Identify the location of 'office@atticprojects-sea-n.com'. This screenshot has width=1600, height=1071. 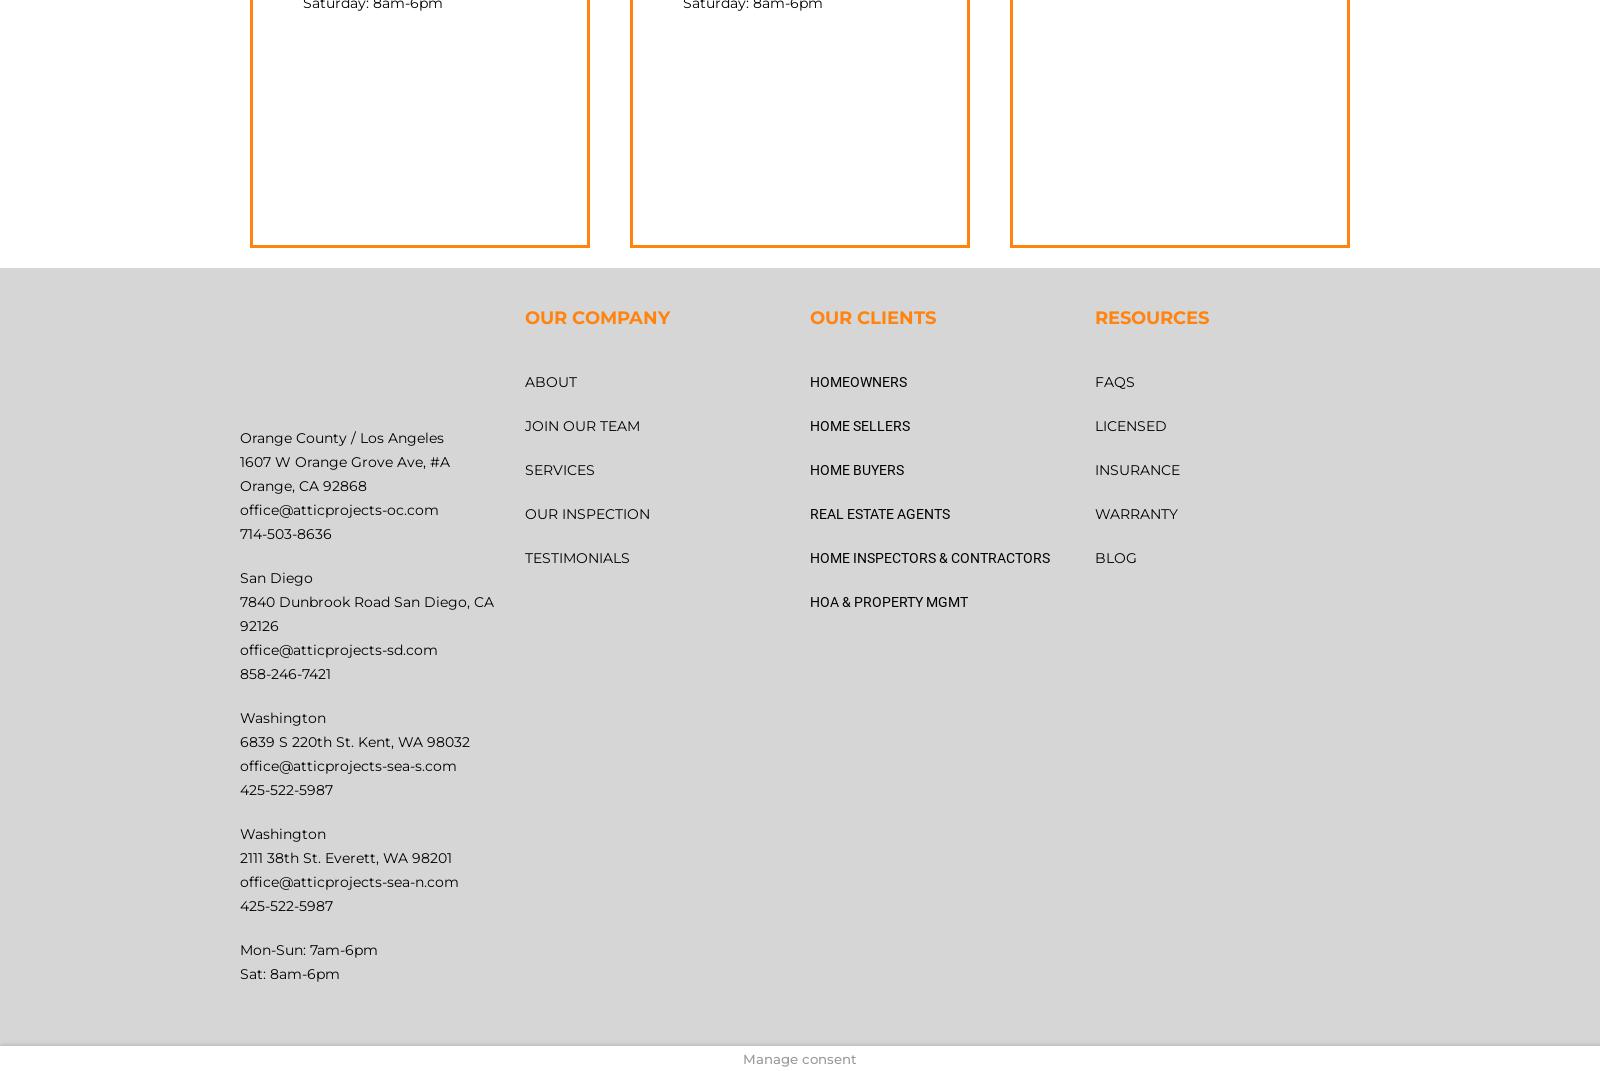
(349, 881).